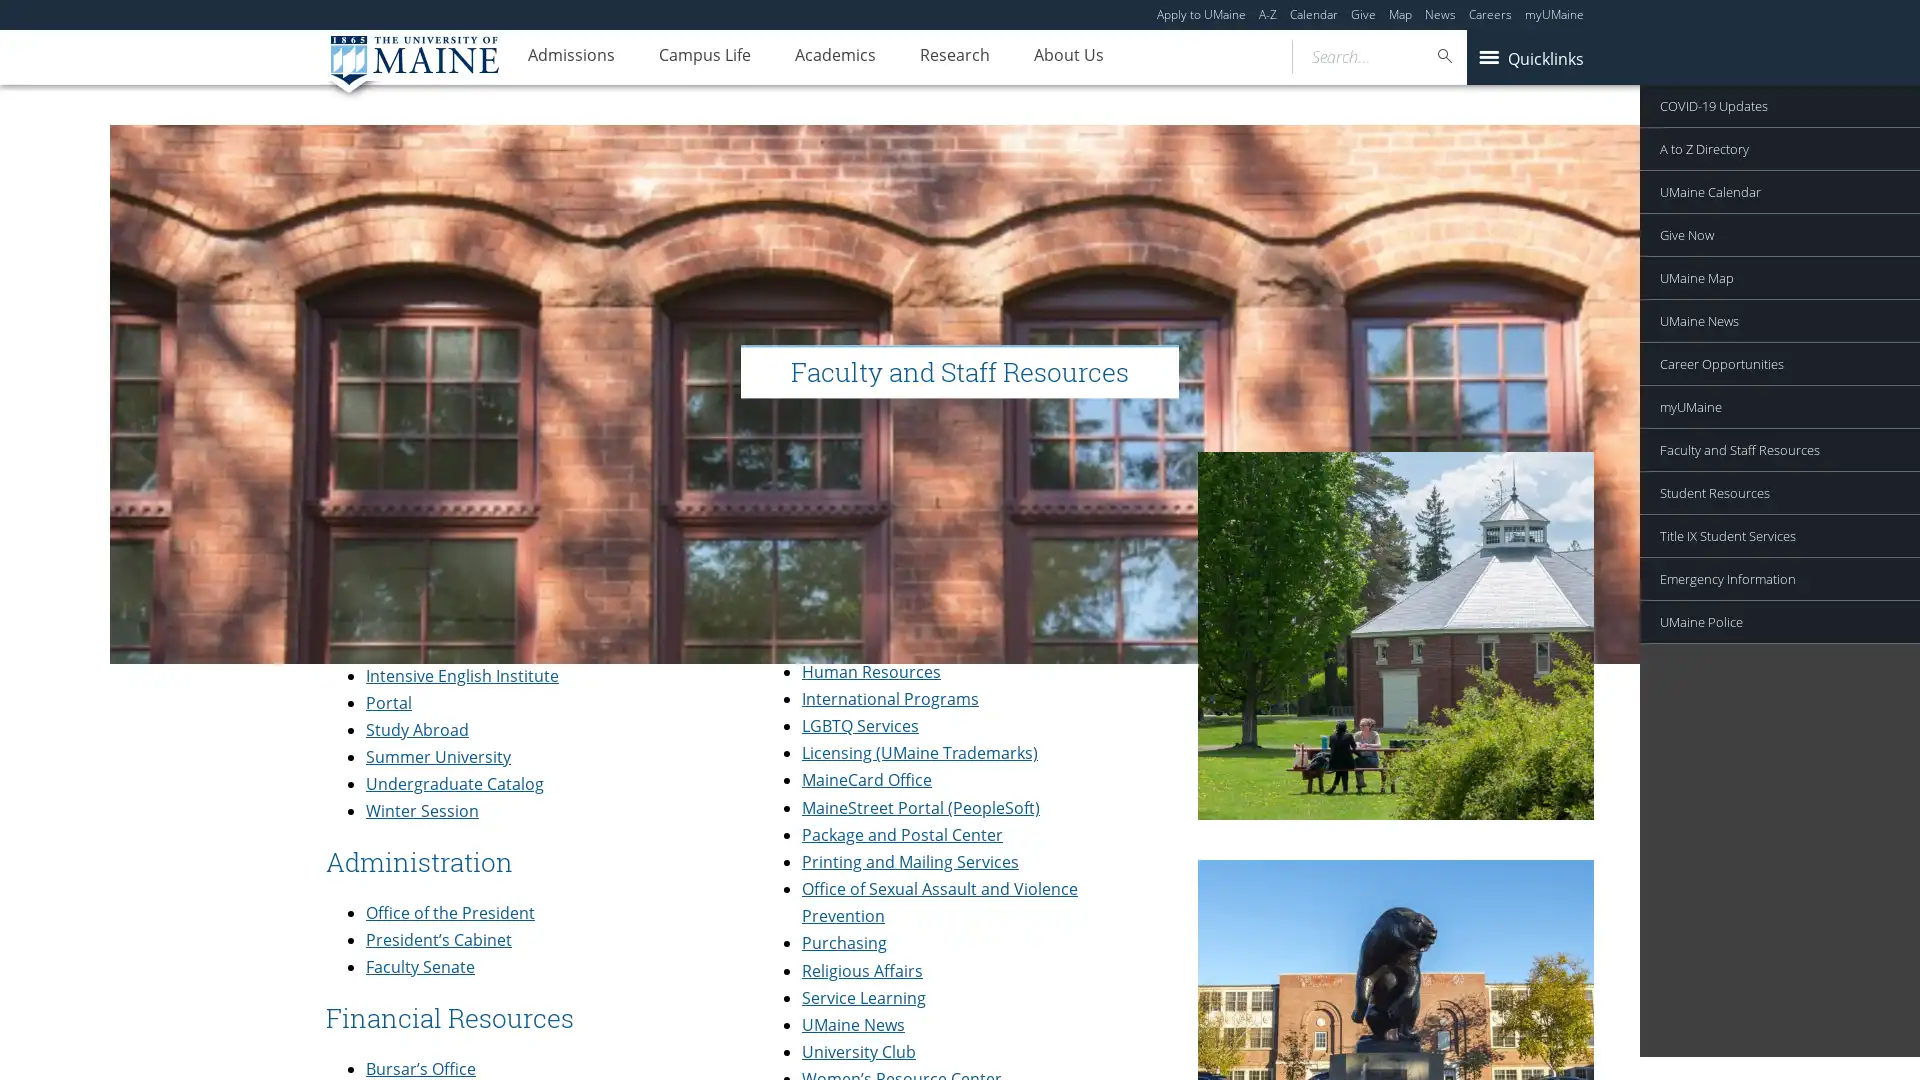  I want to click on Quicklinks, so click(1529, 56).